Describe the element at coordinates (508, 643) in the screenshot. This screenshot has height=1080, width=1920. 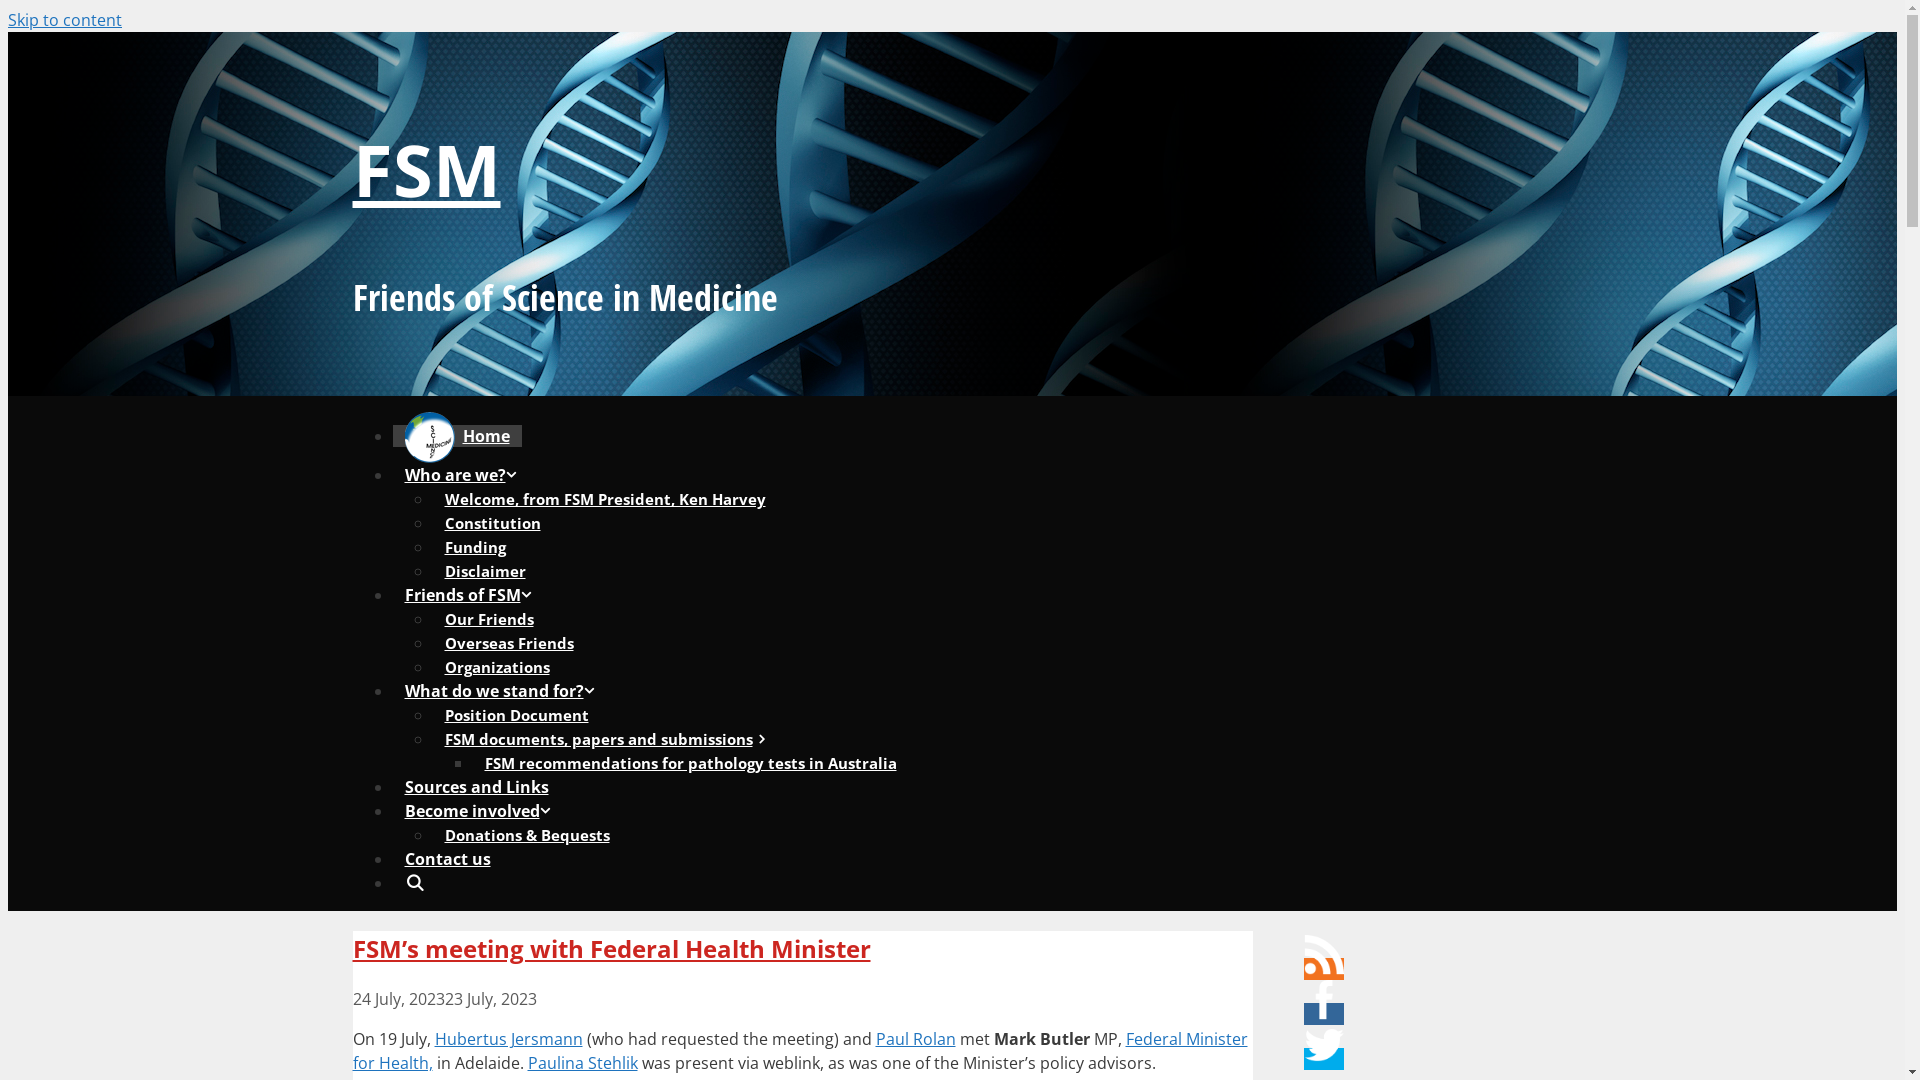
I see `'Overseas Friends'` at that location.